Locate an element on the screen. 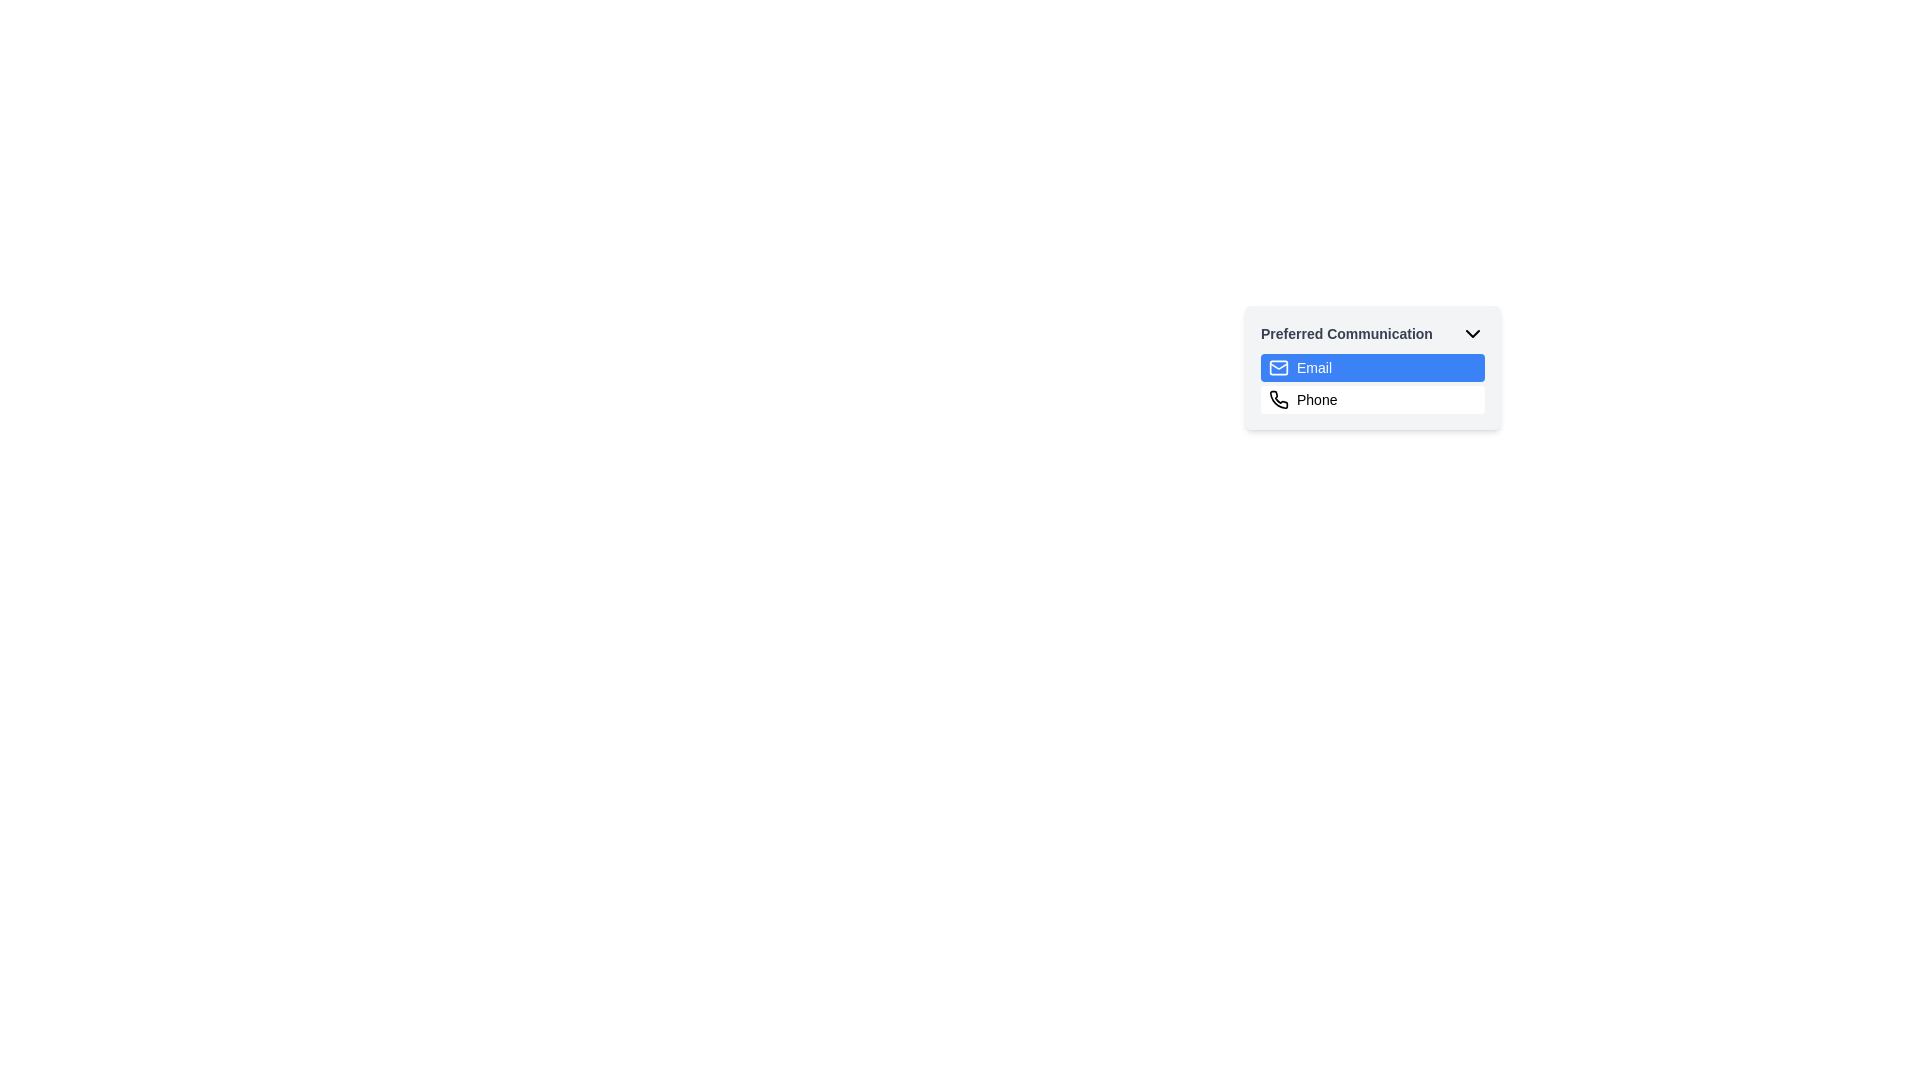  the blue rectangular icon component of the email envelope located in the dropdown menu labeled 'Preferred Communication' is located at coordinates (1277, 367).